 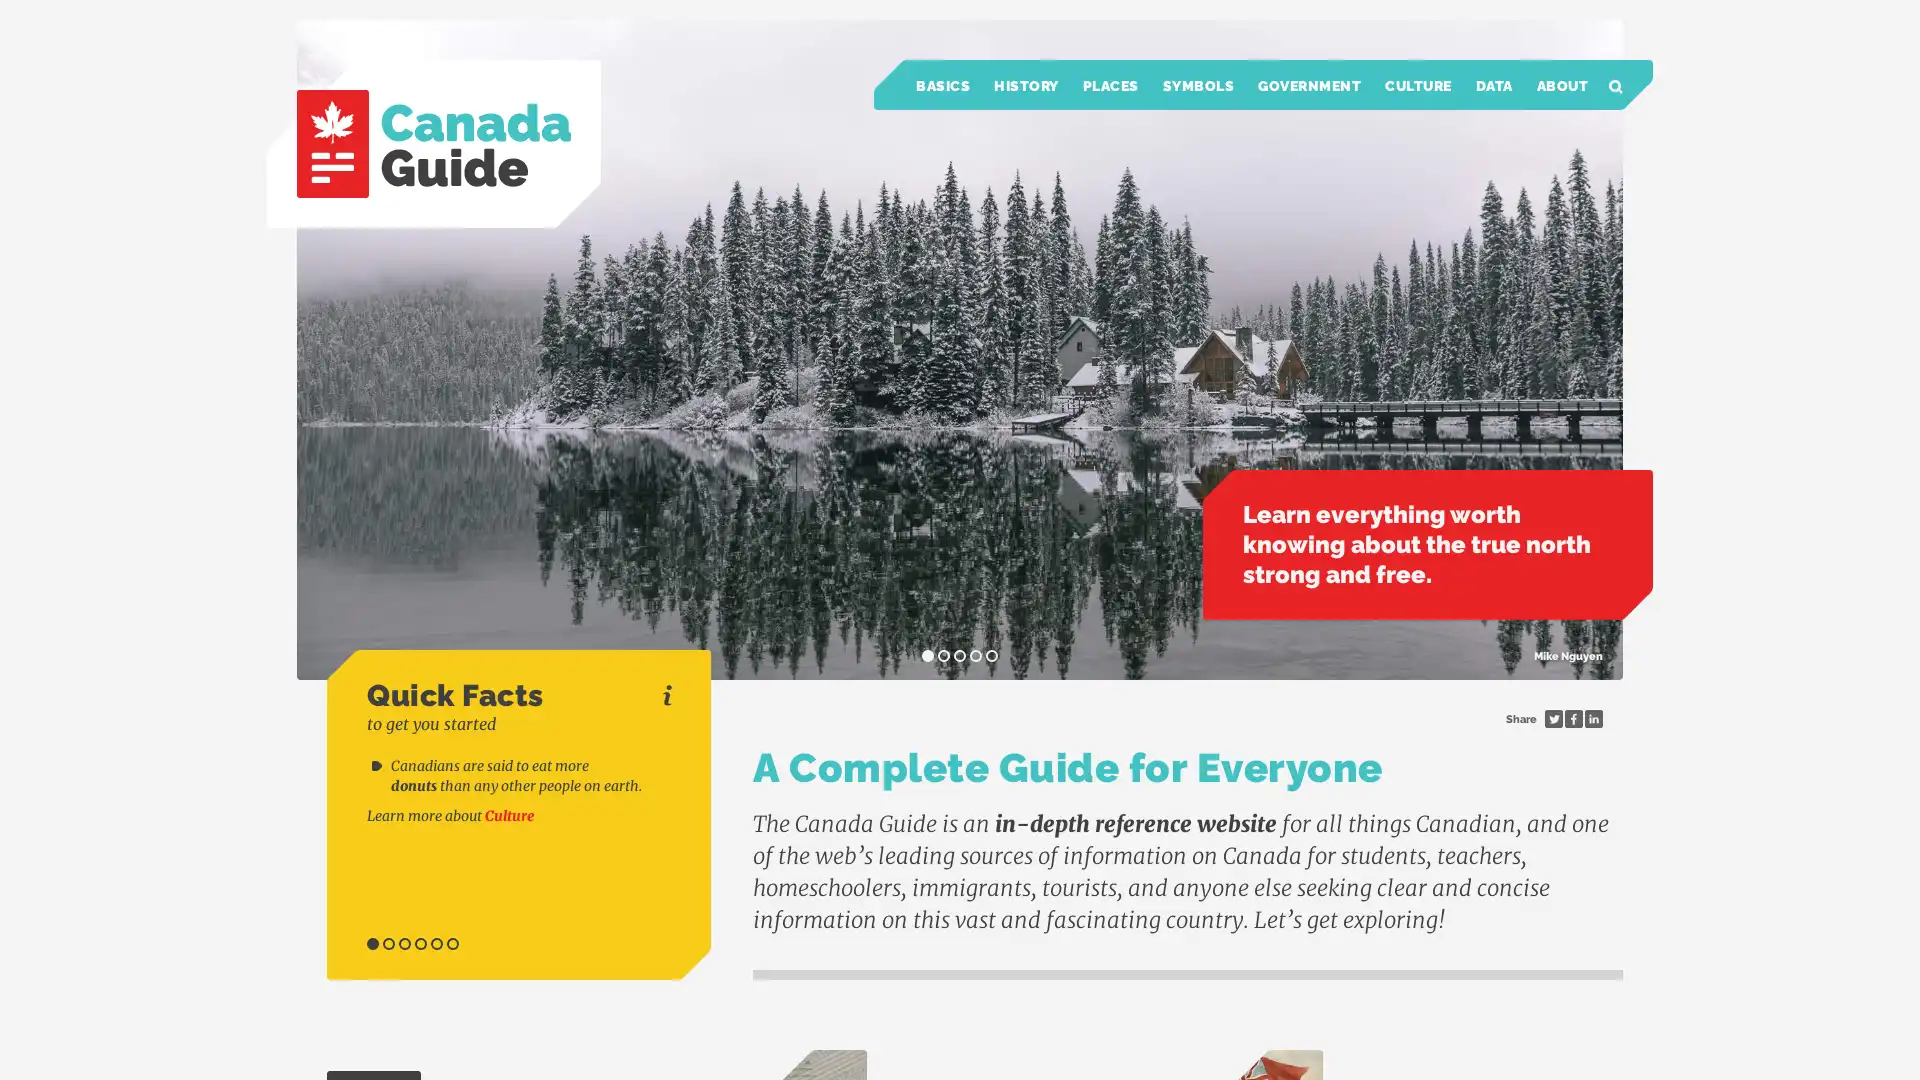 I want to click on Go to slide 6, so click(x=451, y=944).